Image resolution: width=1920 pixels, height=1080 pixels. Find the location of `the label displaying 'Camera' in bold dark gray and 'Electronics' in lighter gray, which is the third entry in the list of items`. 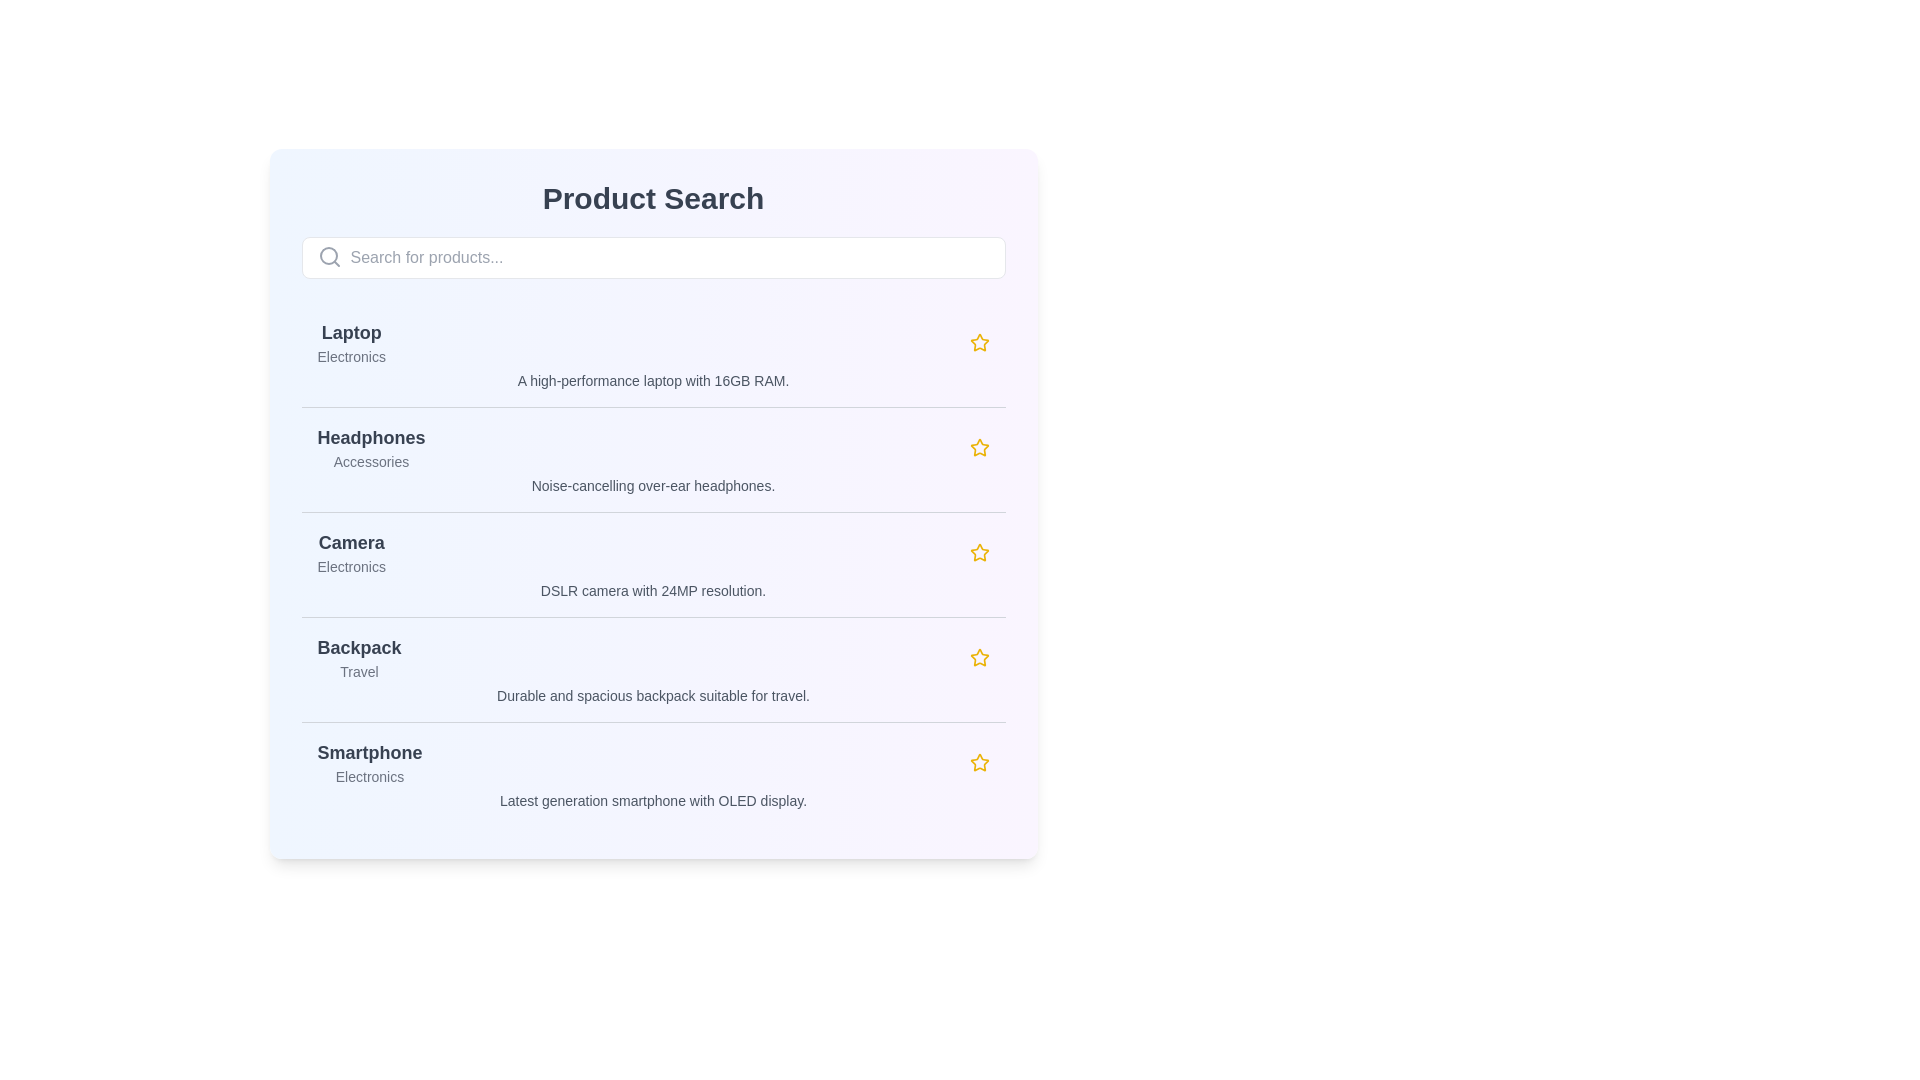

the label displaying 'Camera' in bold dark gray and 'Electronics' in lighter gray, which is the third entry in the list of items is located at coordinates (351, 552).